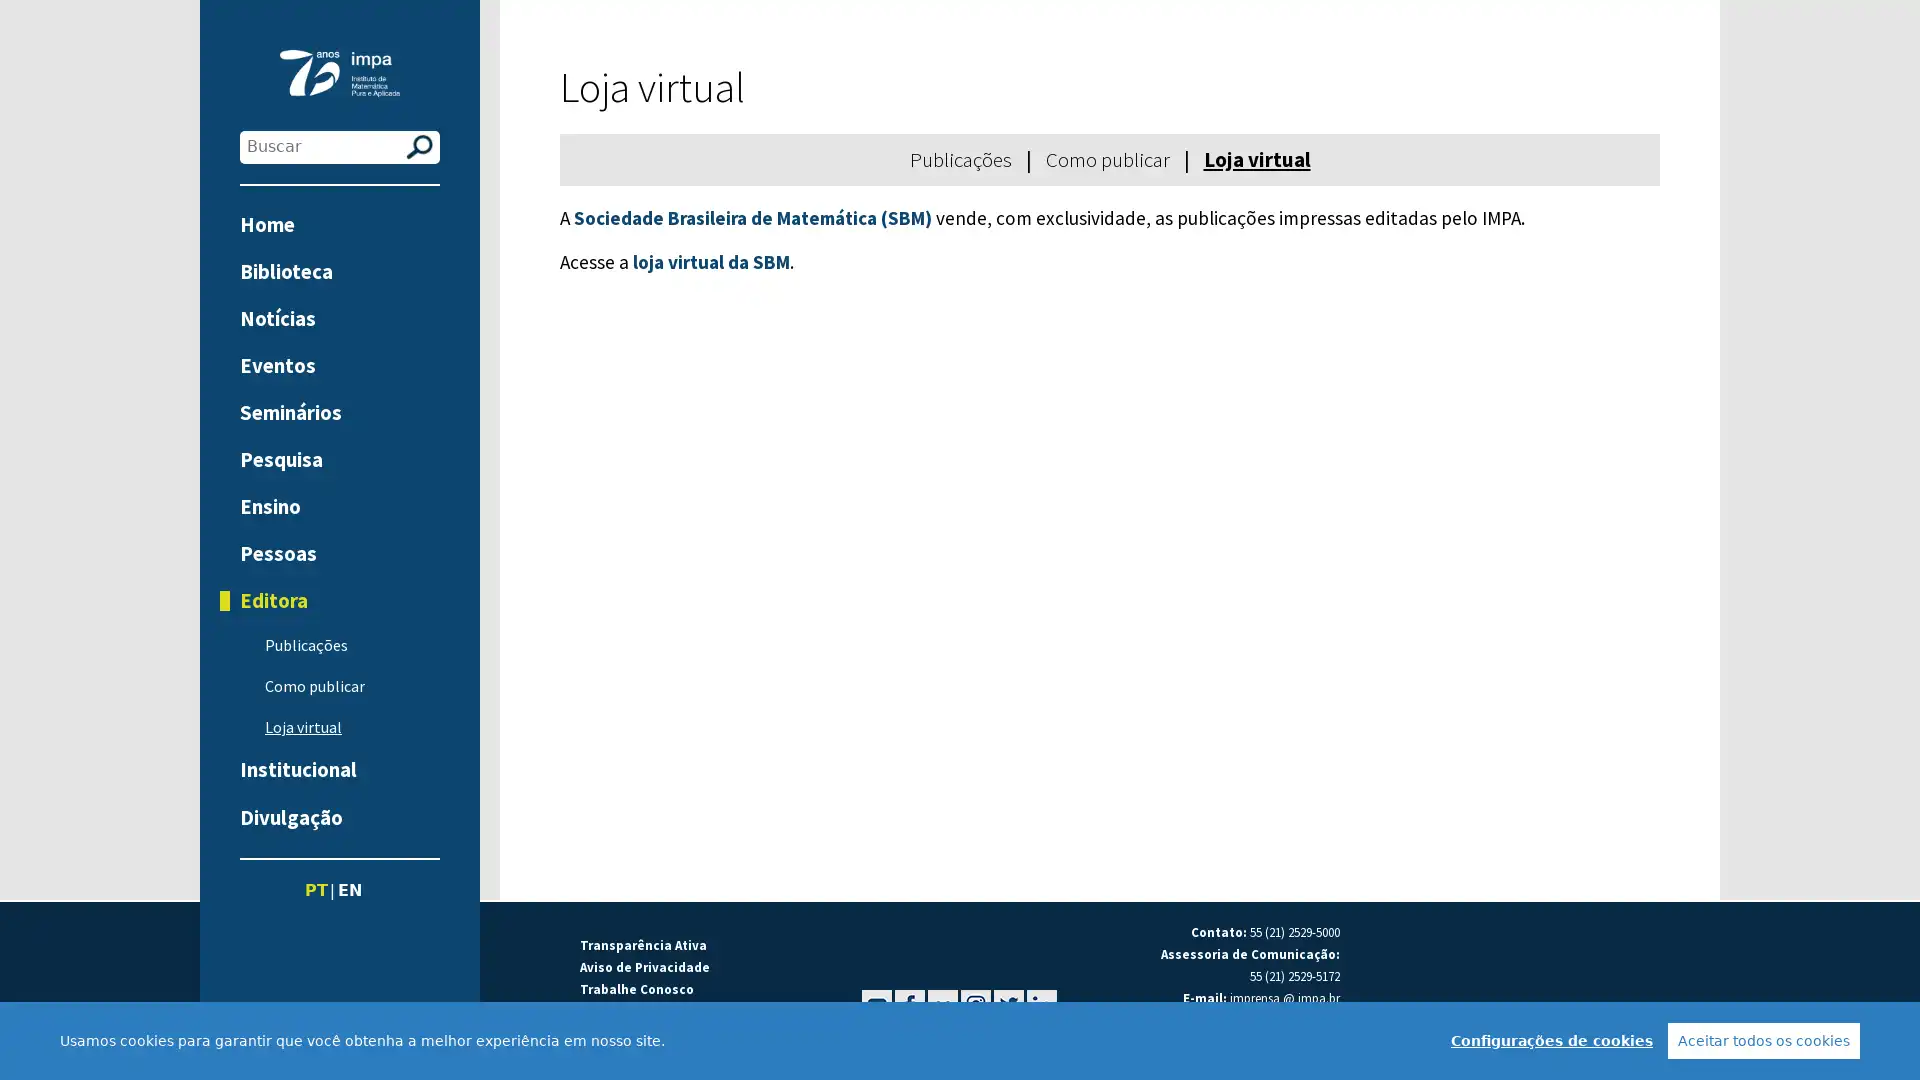  What do you see at coordinates (349, 889) in the screenshot?
I see `EN` at bounding box center [349, 889].